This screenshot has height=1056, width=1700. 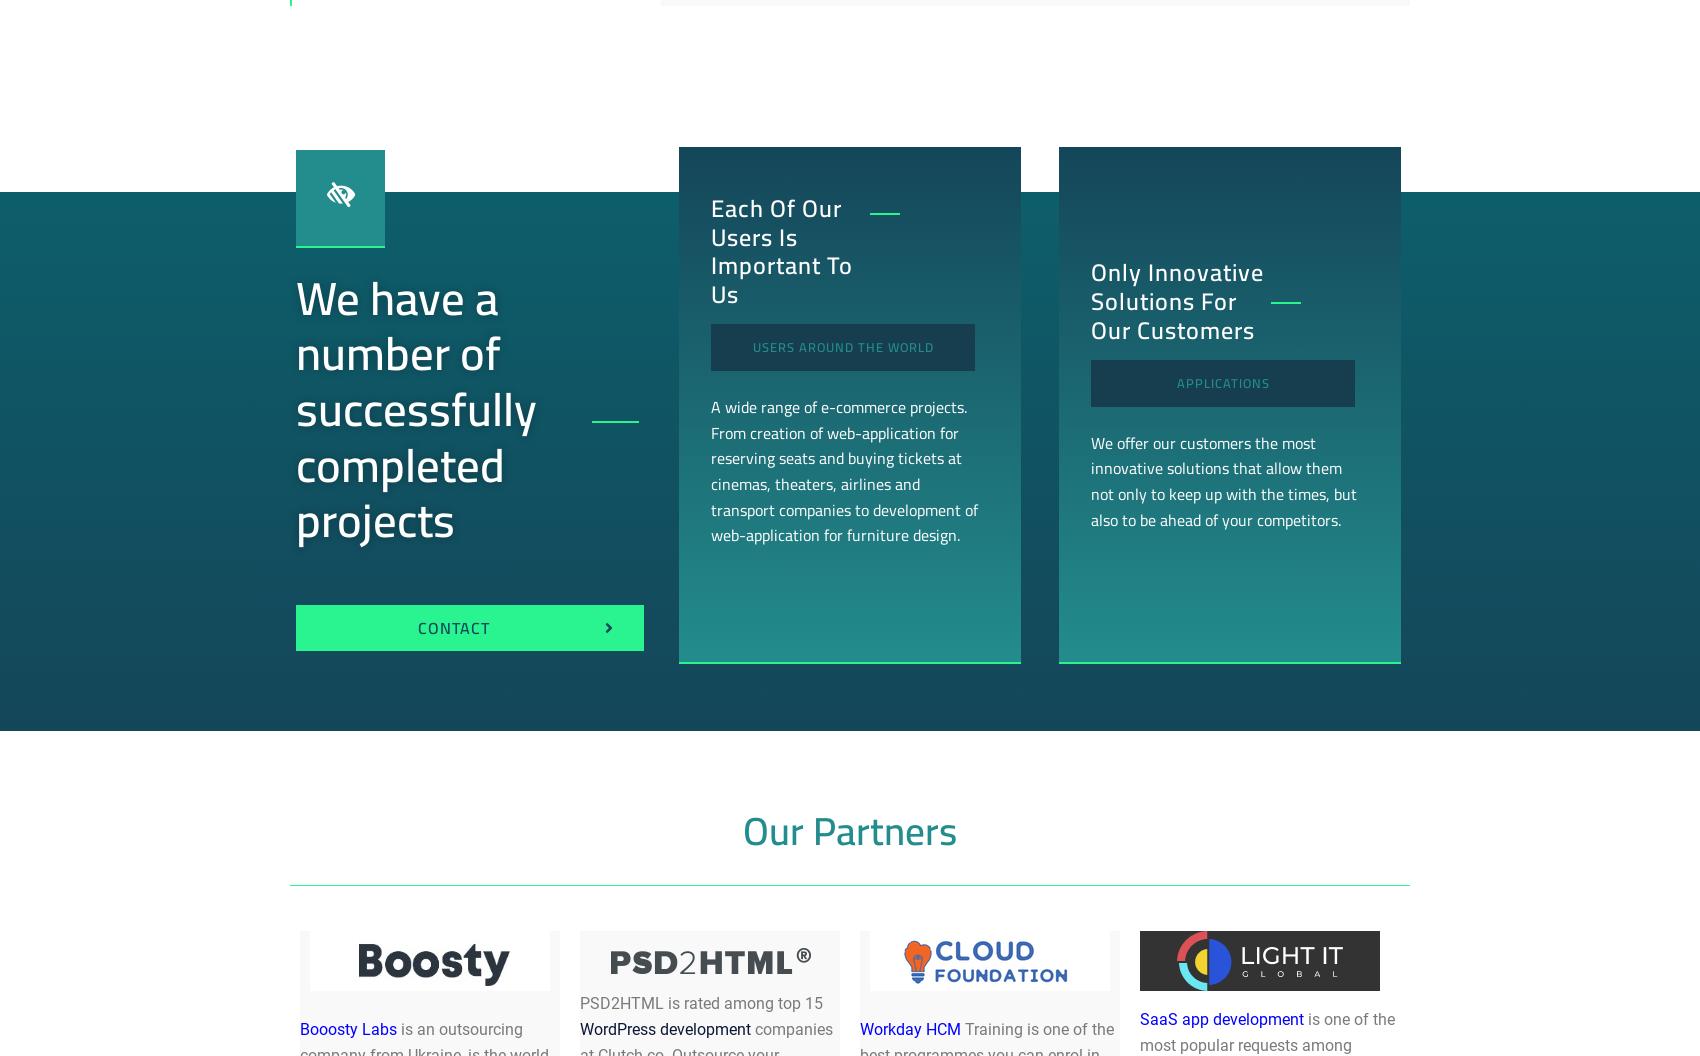 What do you see at coordinates (779, 250) in the screenshot?
I see `'Each of our users is important to us'` at bounding box center [779, 250].